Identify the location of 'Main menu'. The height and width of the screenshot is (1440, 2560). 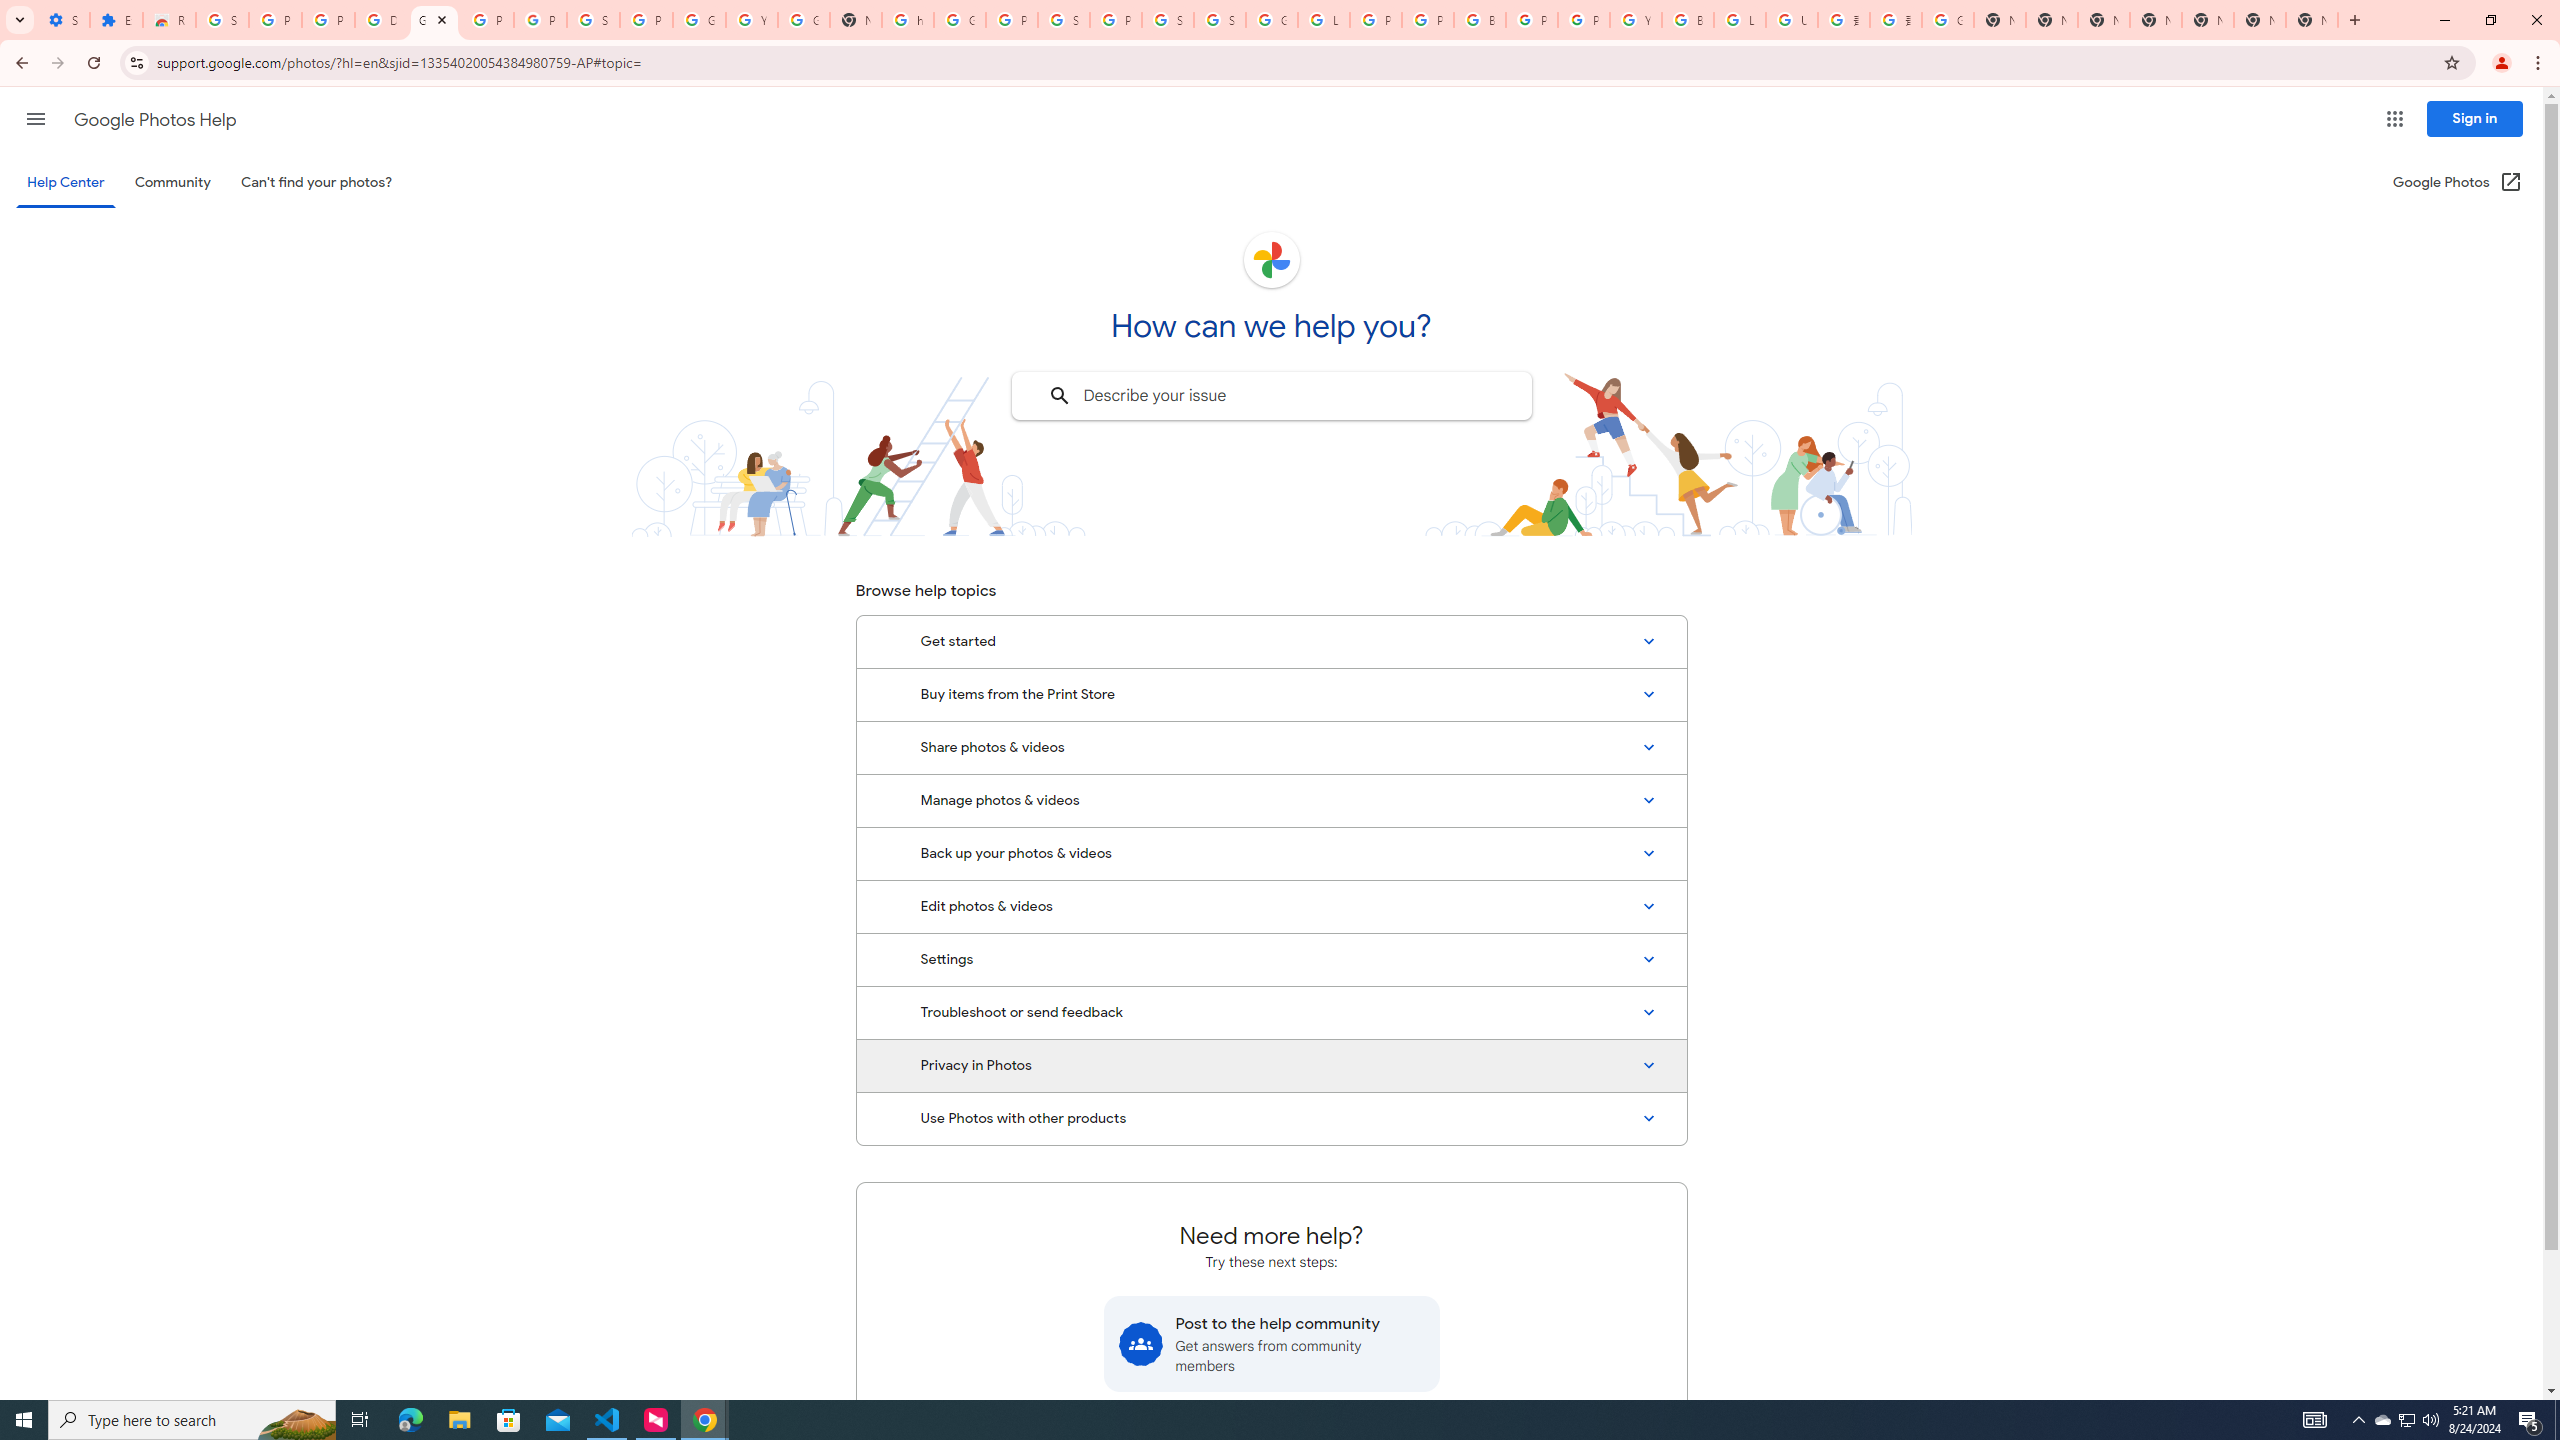
(34, 118).